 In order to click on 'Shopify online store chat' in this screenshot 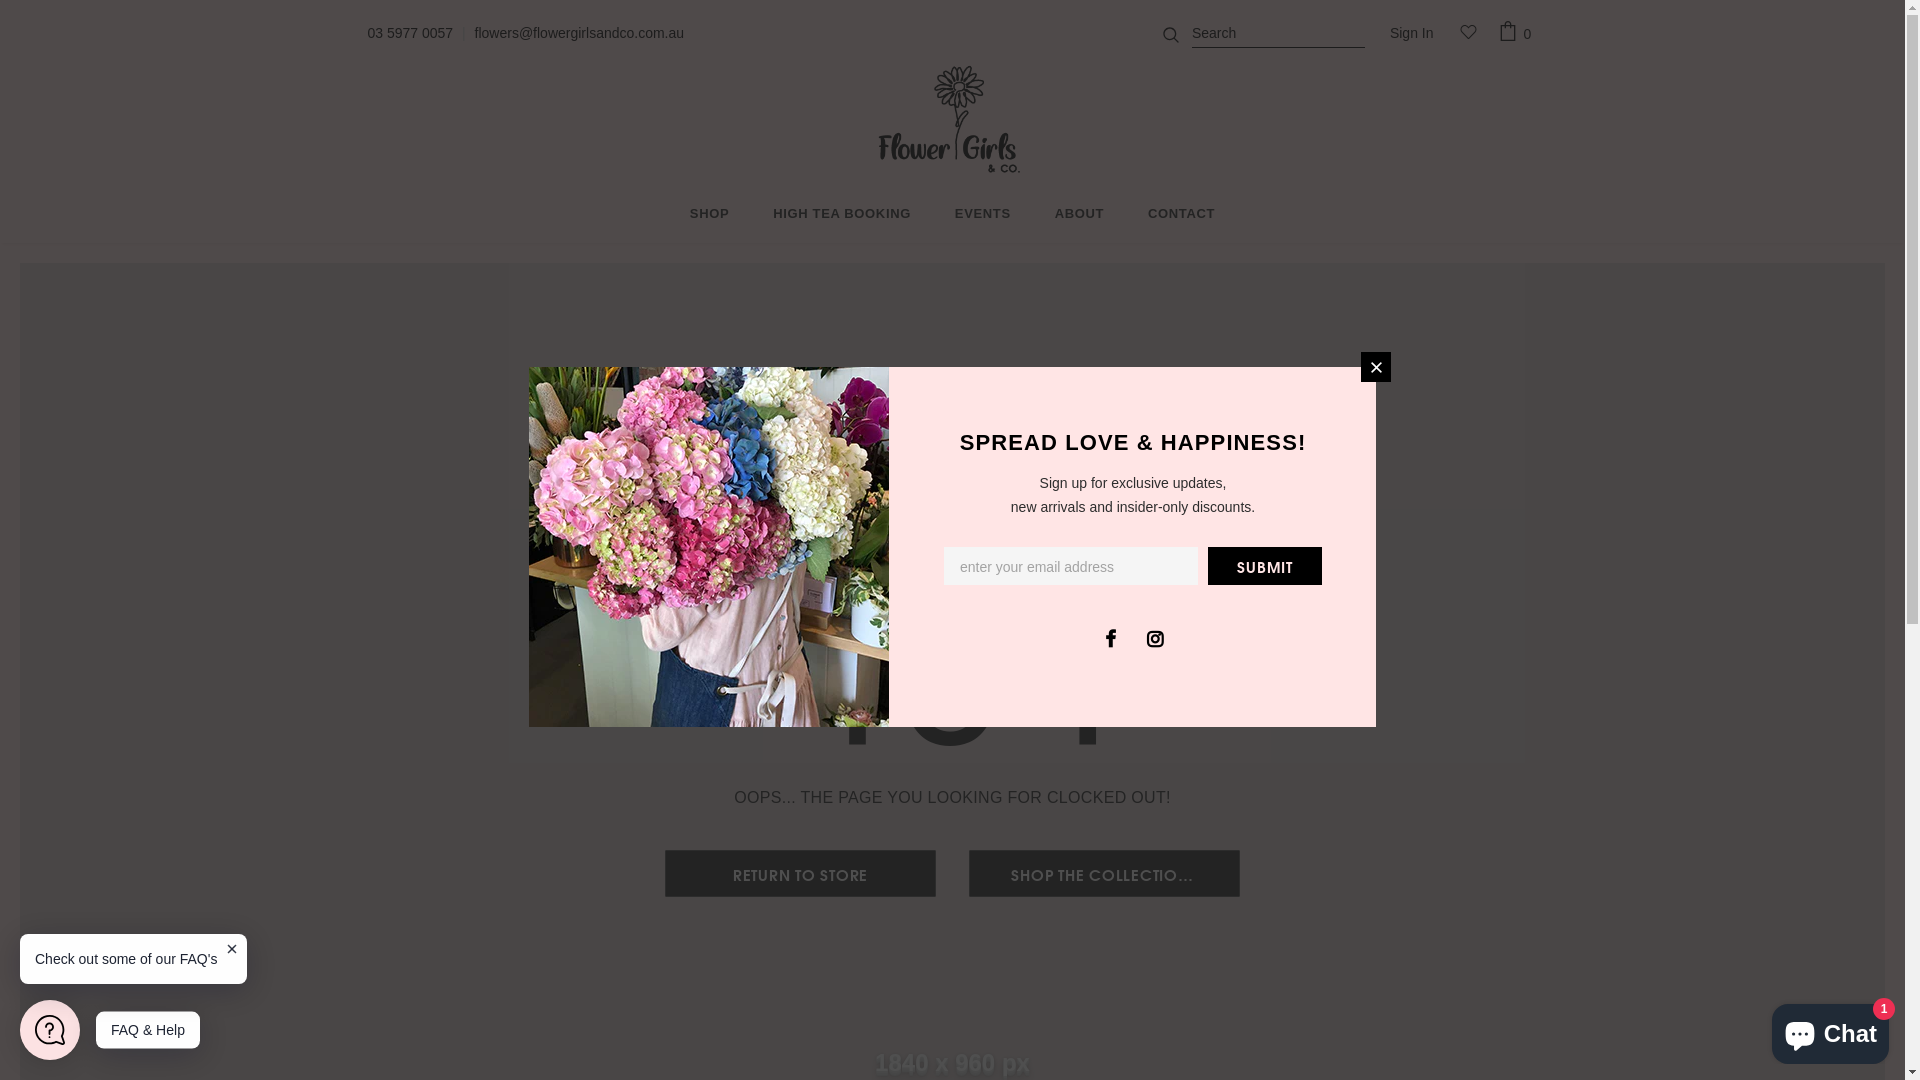, I will do `click(1766, 1029)`.